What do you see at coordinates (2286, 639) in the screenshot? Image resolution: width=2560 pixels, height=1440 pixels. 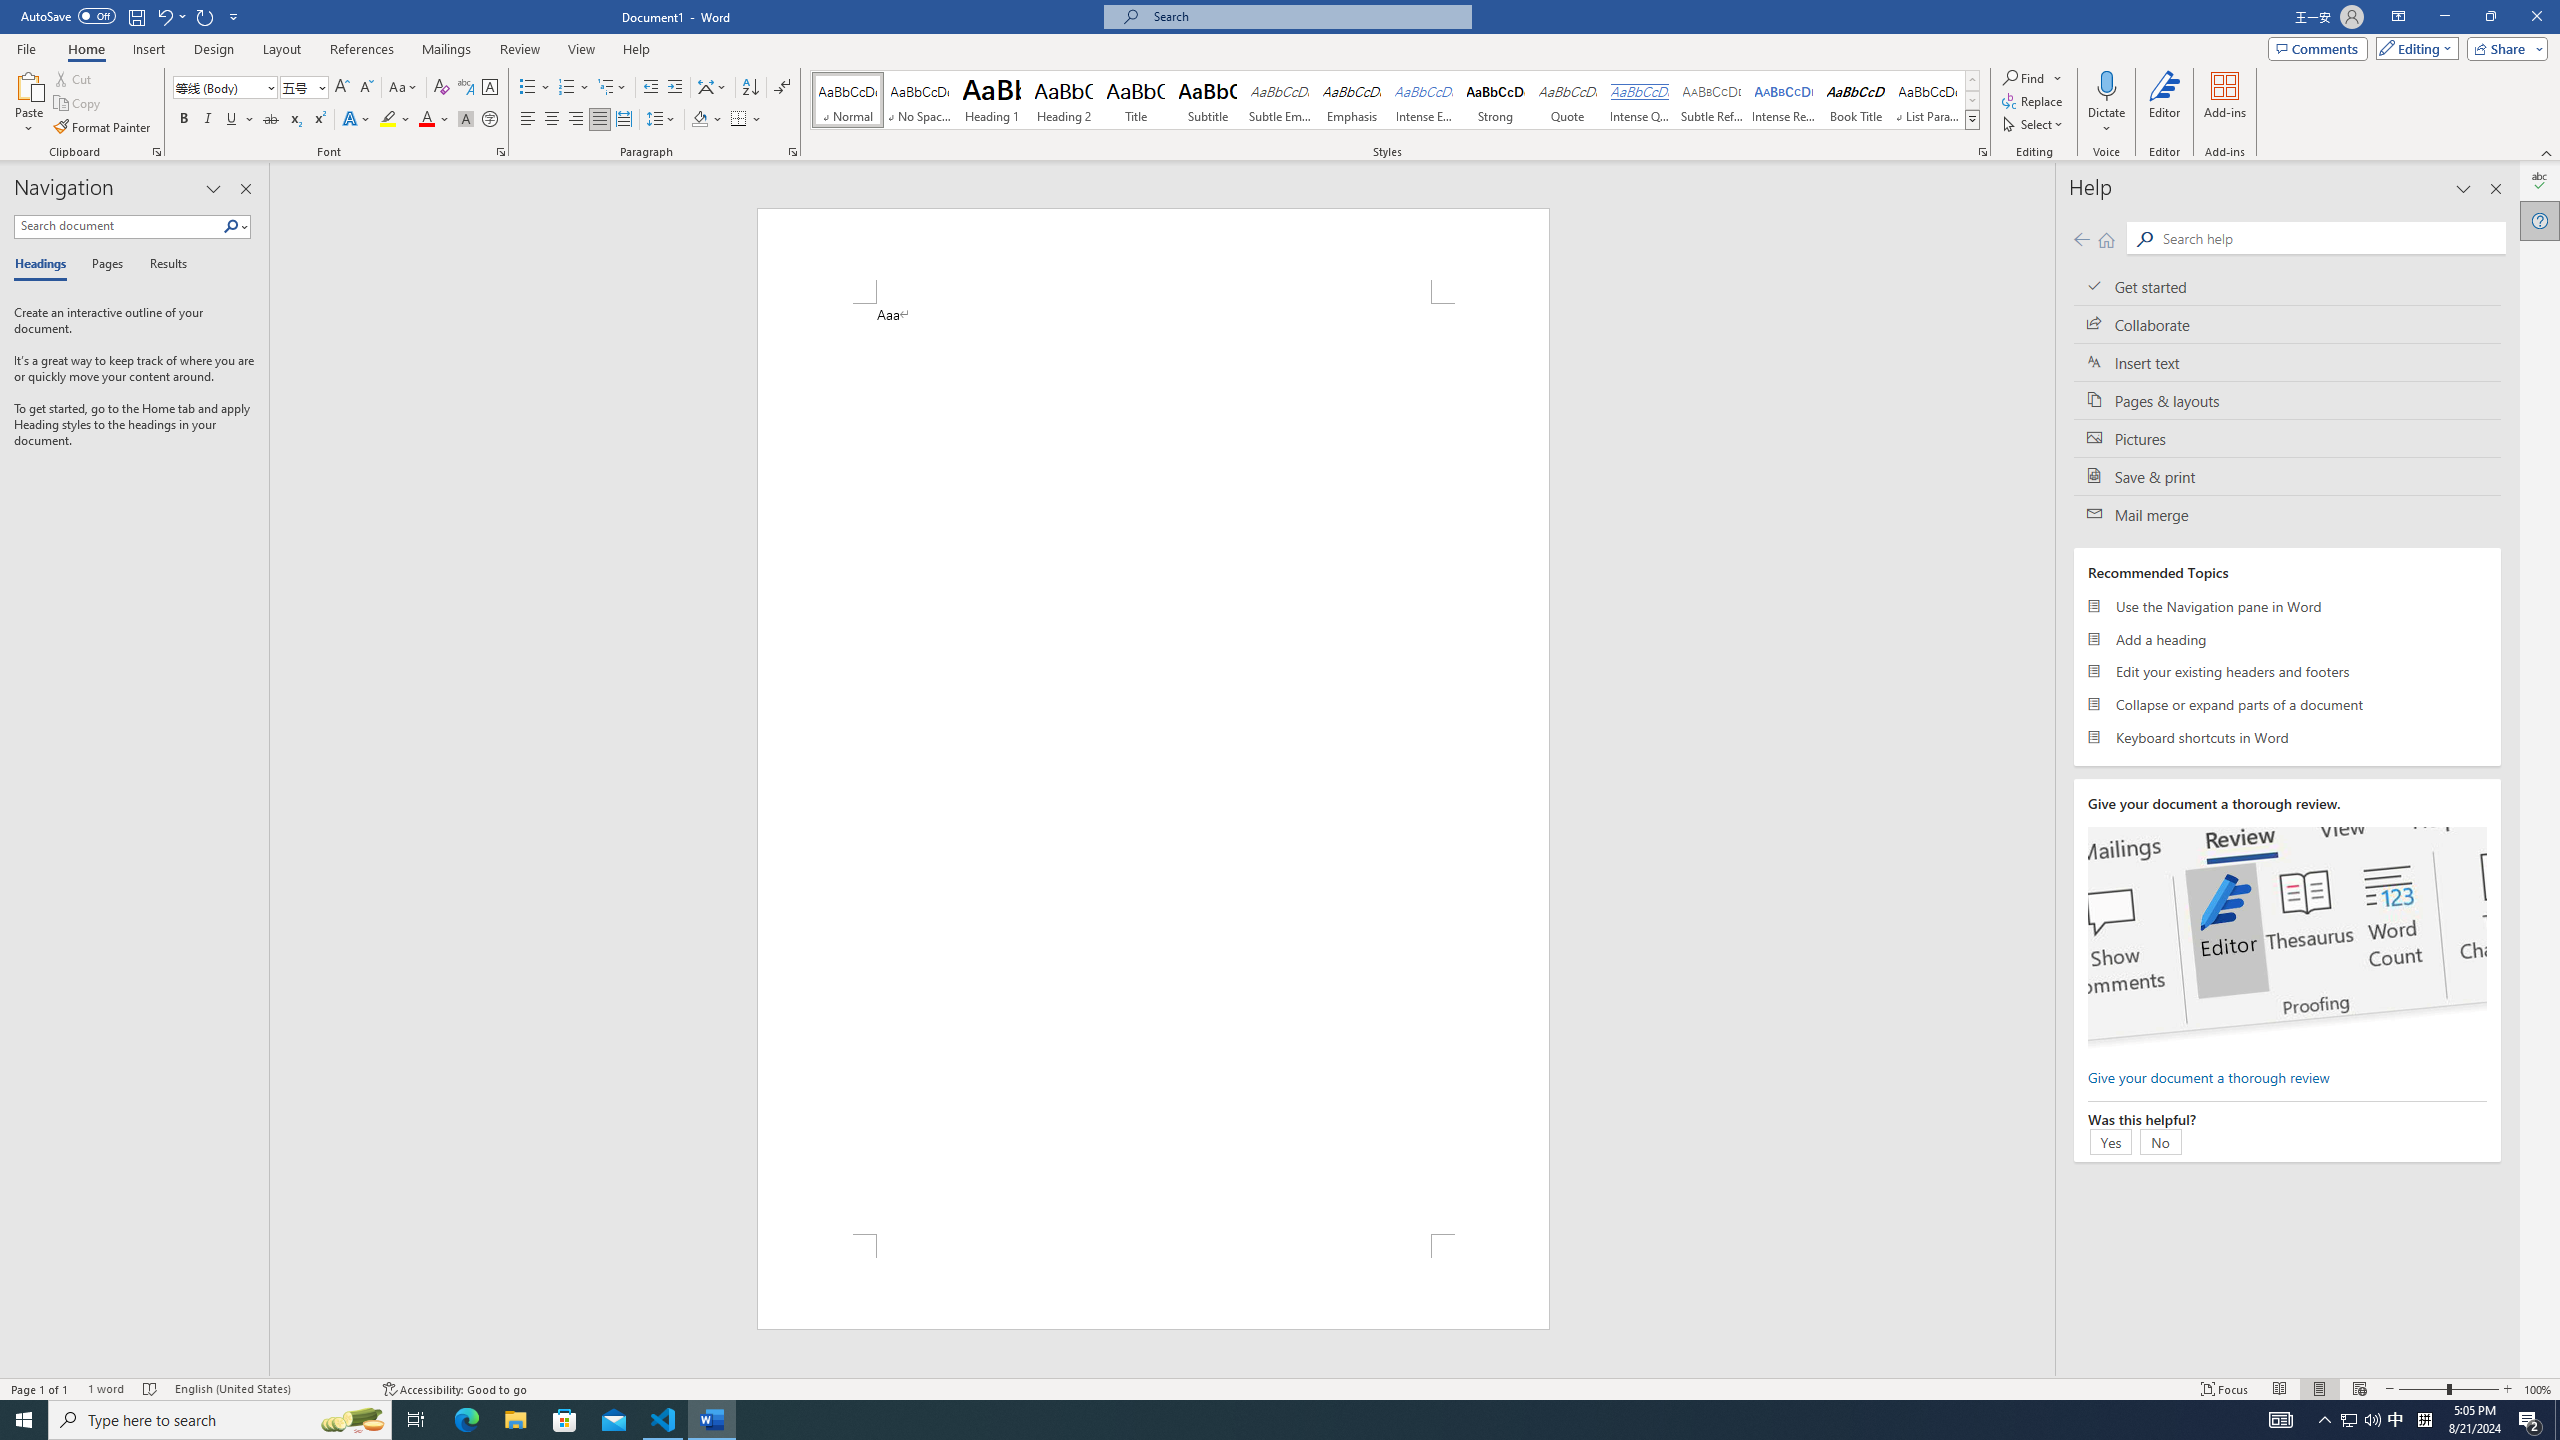 I see `'Add a heading'` at bounding box center [2286, 639].